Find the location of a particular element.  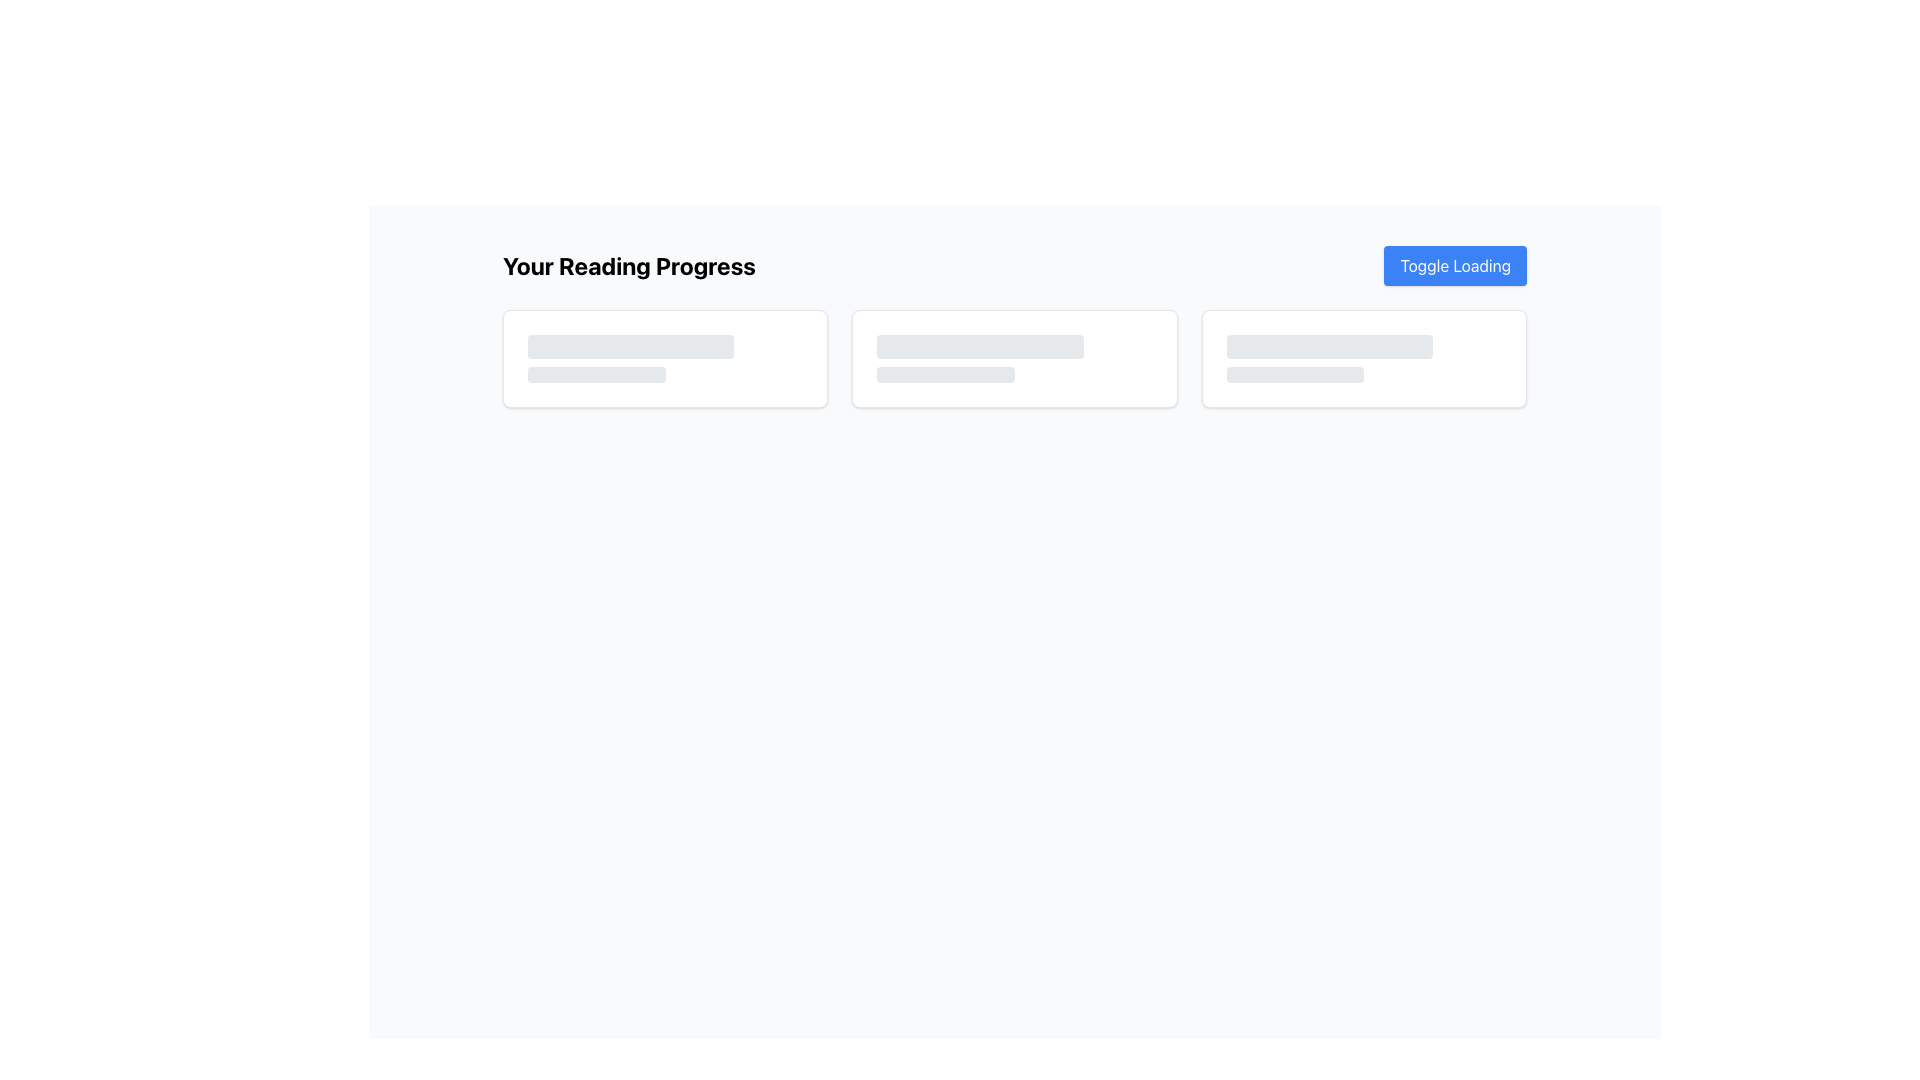

the second card placeholder that indicates a loading state, centrally located in the grid layout of three cards is located at coordinates (1014, 357).